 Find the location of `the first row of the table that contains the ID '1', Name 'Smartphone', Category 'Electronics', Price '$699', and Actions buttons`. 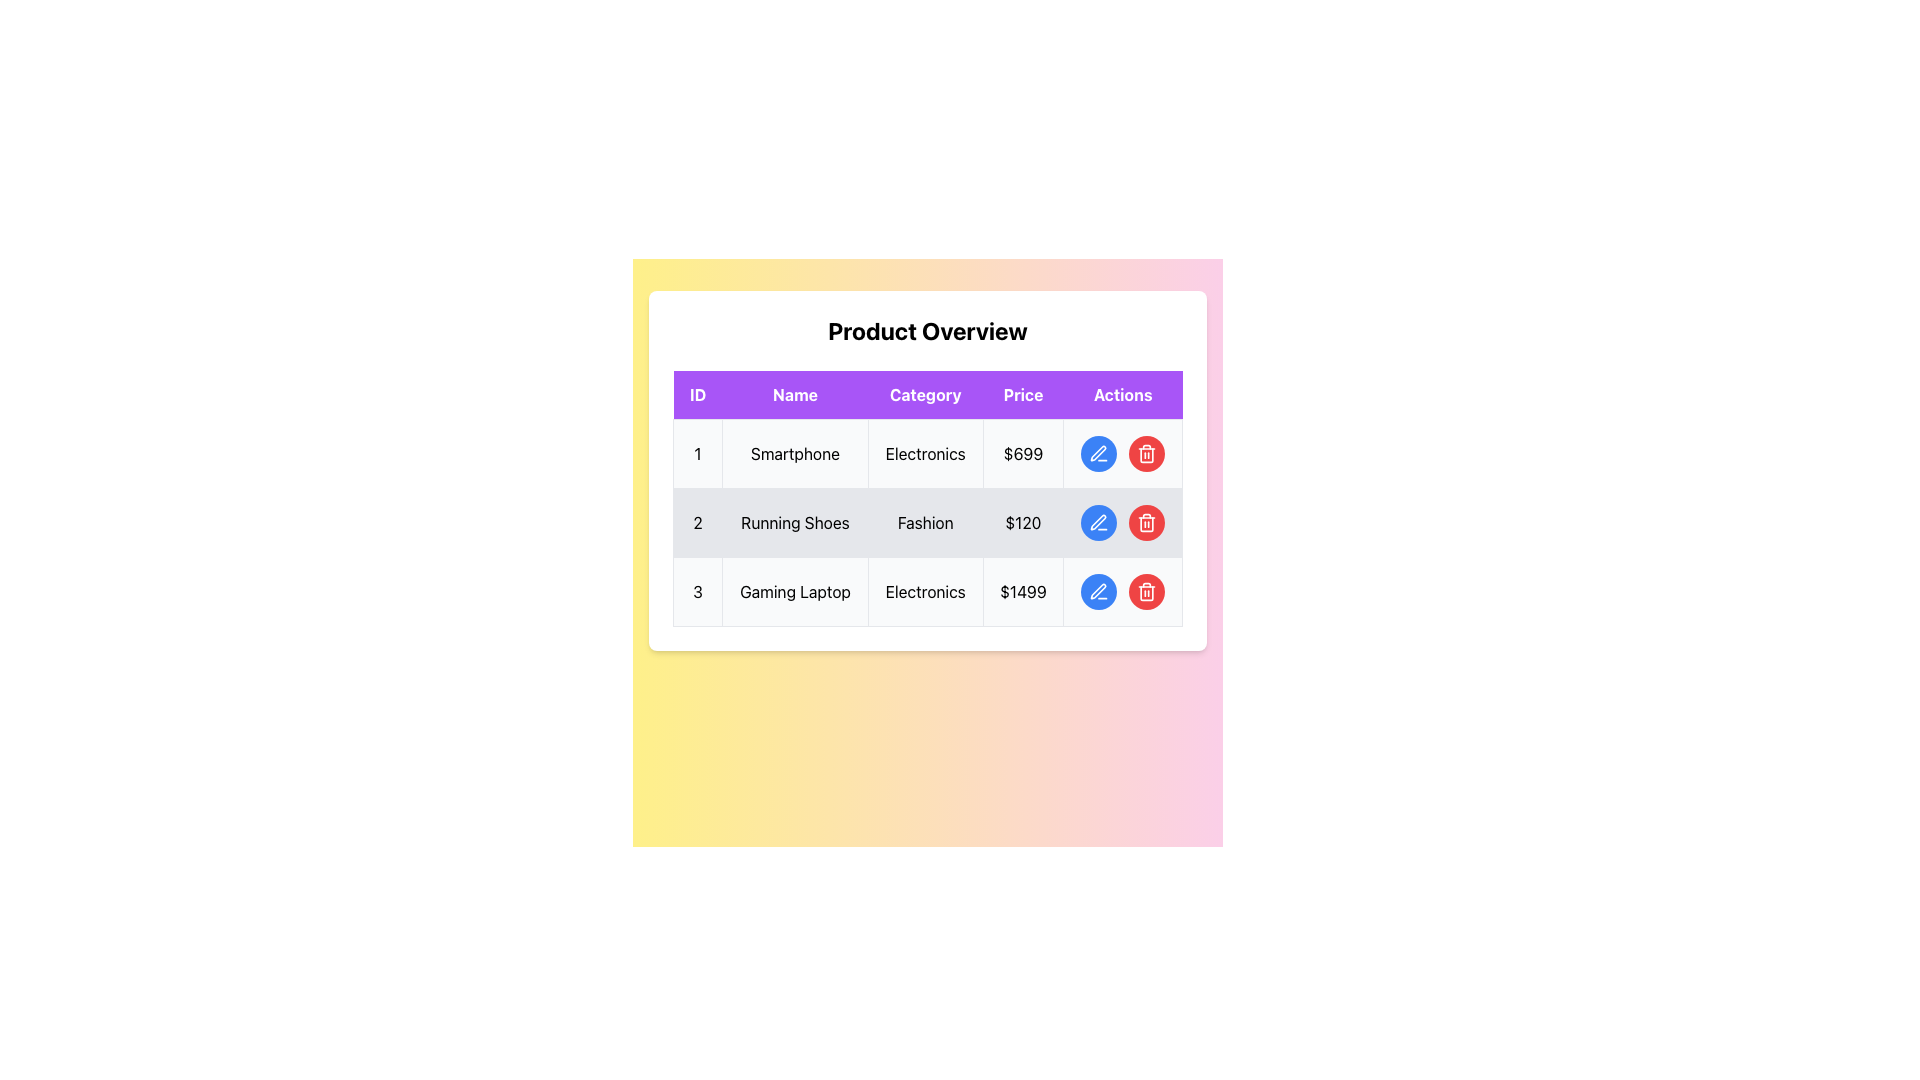

the first row of the table that contains the ID '1', Name 'Smartphone', Category 'Electronics', Price '$699', and Actions buttons is located at coordinates (926, 454).